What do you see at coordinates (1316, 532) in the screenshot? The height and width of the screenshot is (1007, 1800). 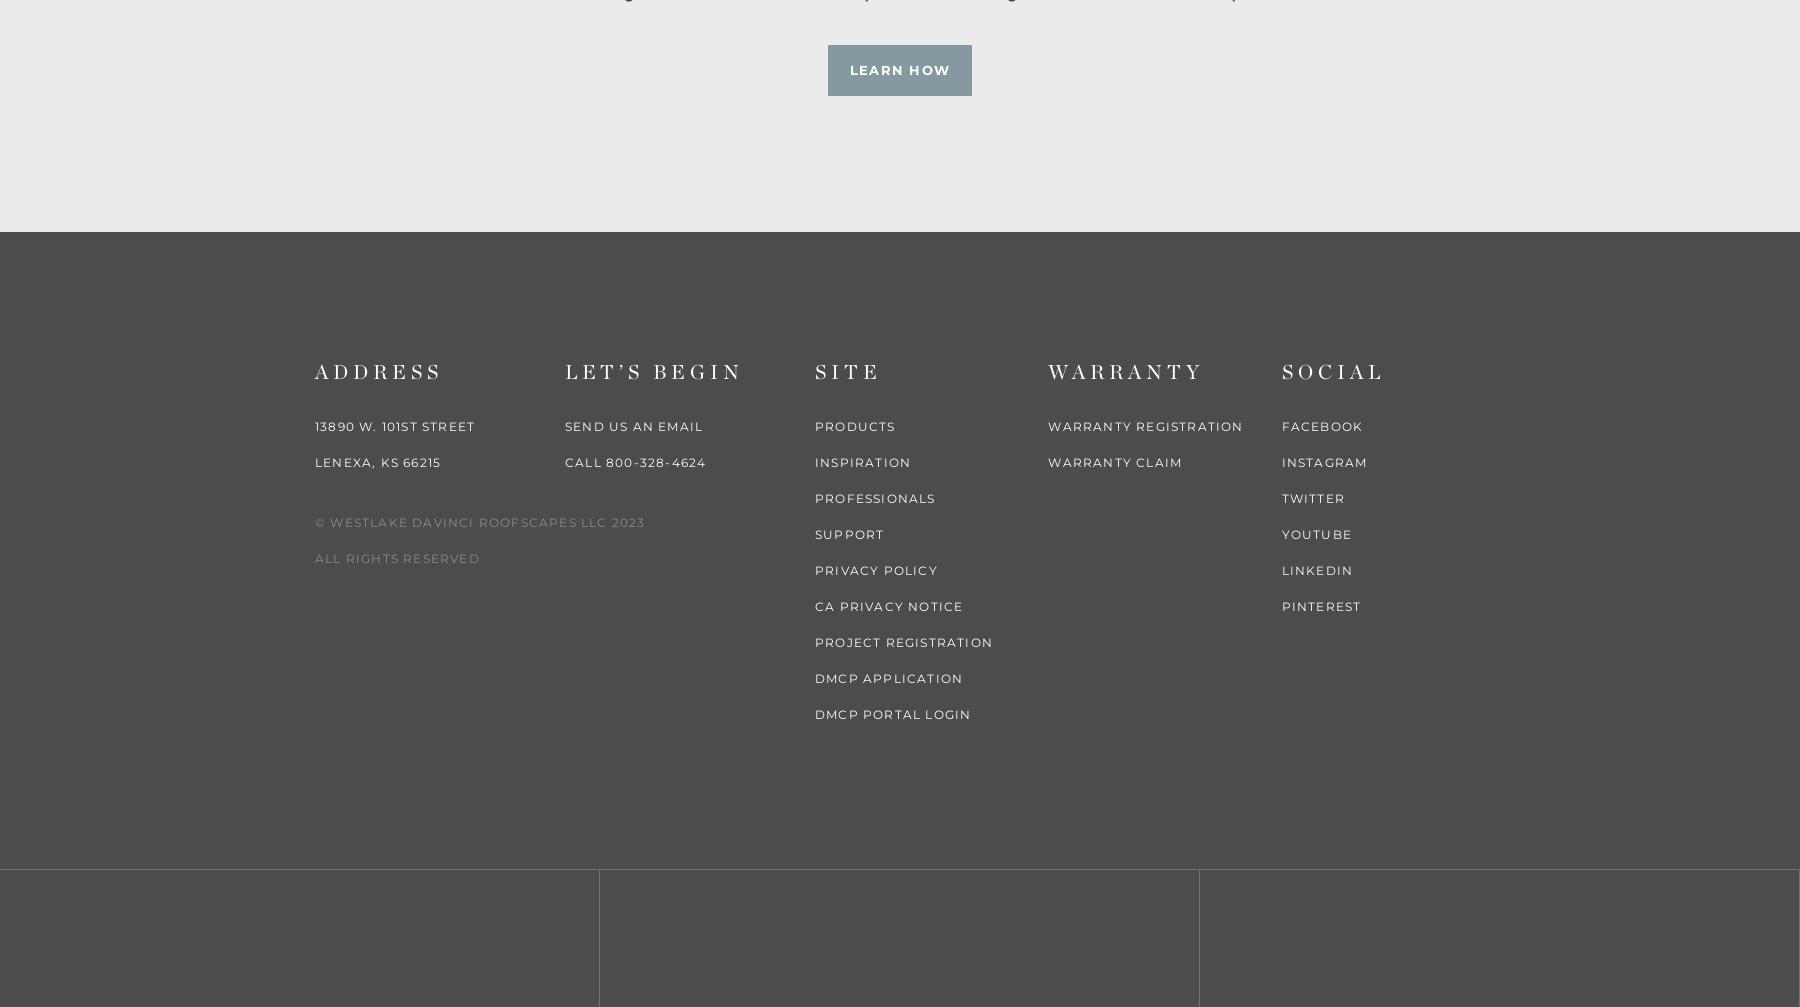 I see `'YouTube'` at bounding box center [1316, 532].